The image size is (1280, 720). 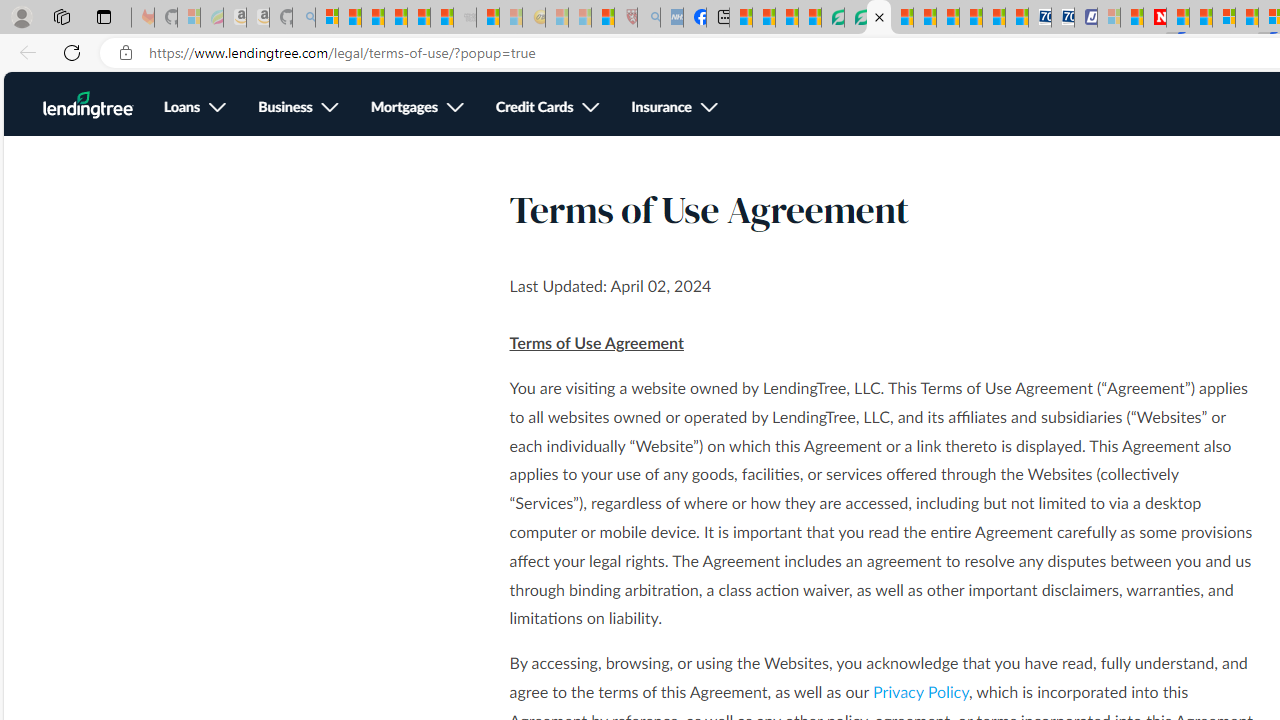 What do you see at coordinates (601, 17) in the screenshot?
I see `'Local - MSN'` at bounding box center [601, 17].